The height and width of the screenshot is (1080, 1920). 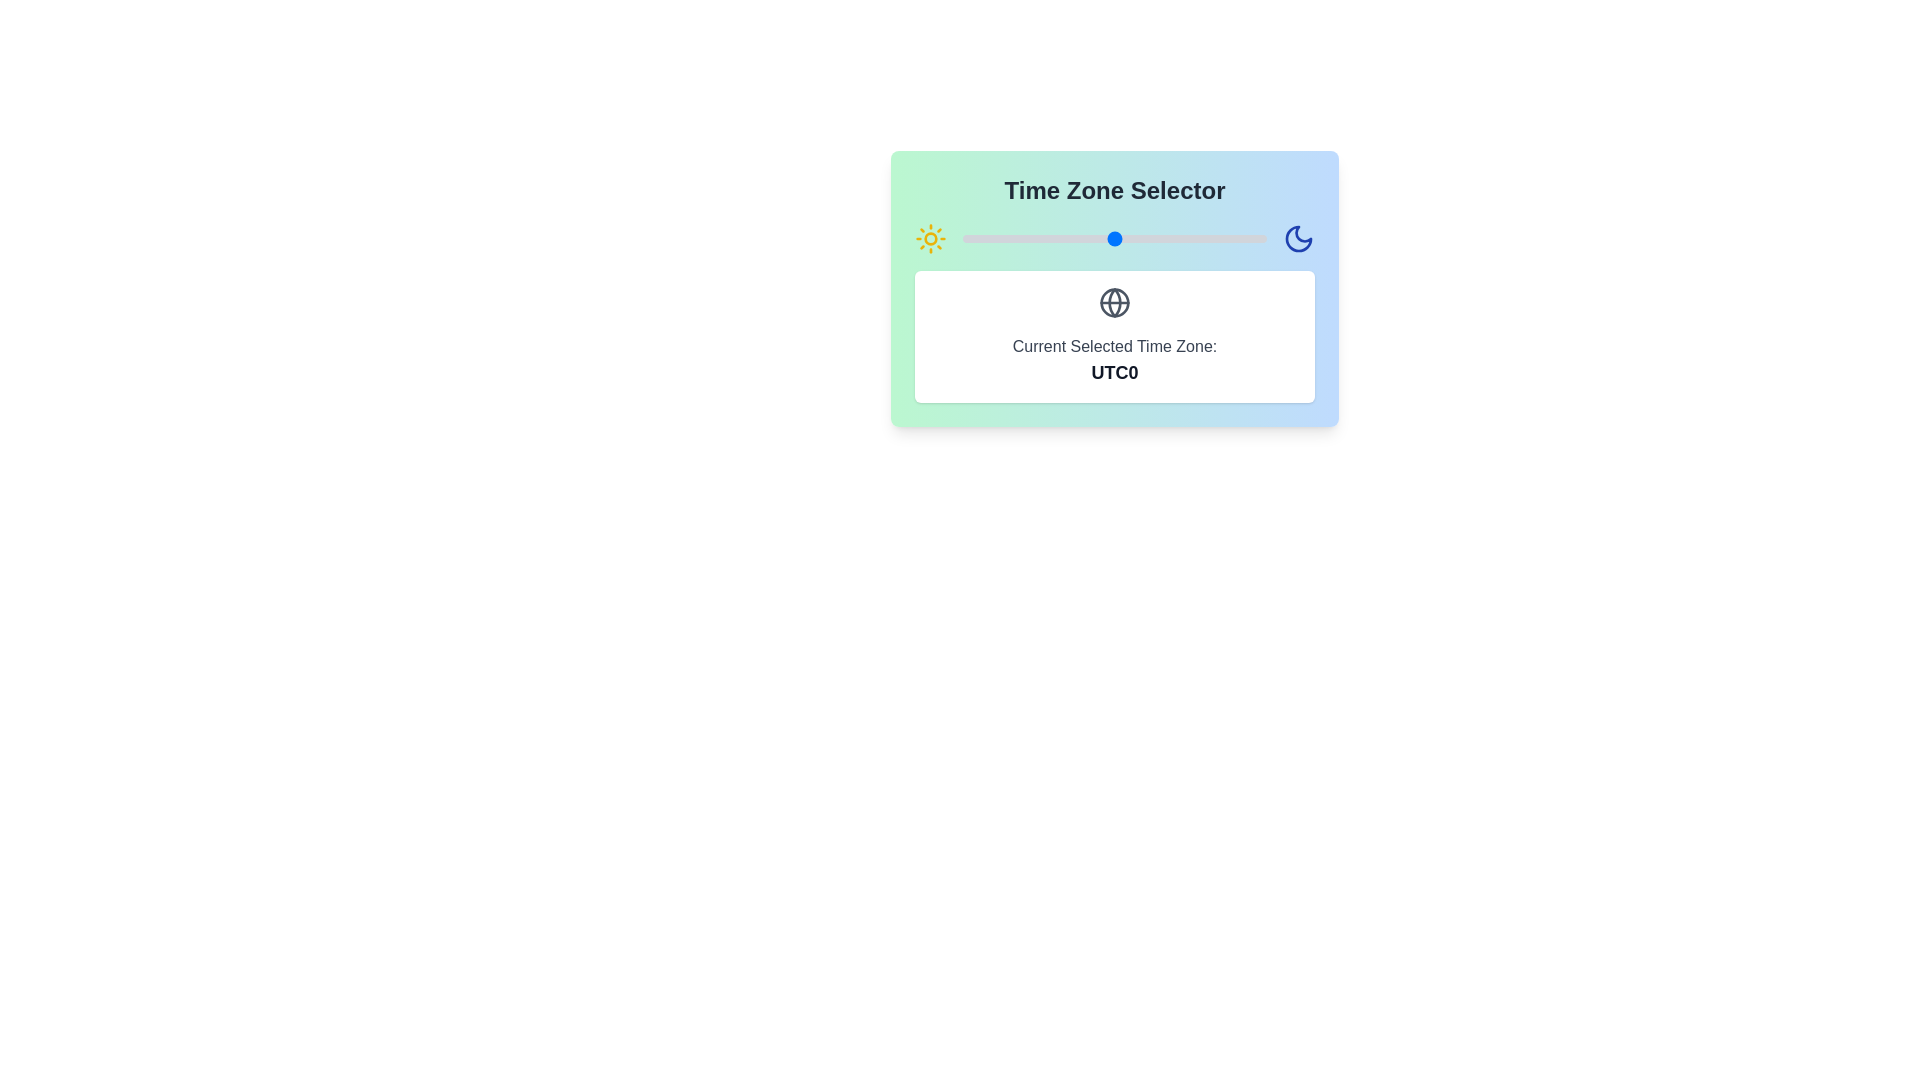 I want to click on the thicker, vertical curved line forming the right part of the globe icon, which is centrally positioned in the SVG graphic above the 'Current Selected Time Zone: UTC0' text, so click(x=1113, y=303).